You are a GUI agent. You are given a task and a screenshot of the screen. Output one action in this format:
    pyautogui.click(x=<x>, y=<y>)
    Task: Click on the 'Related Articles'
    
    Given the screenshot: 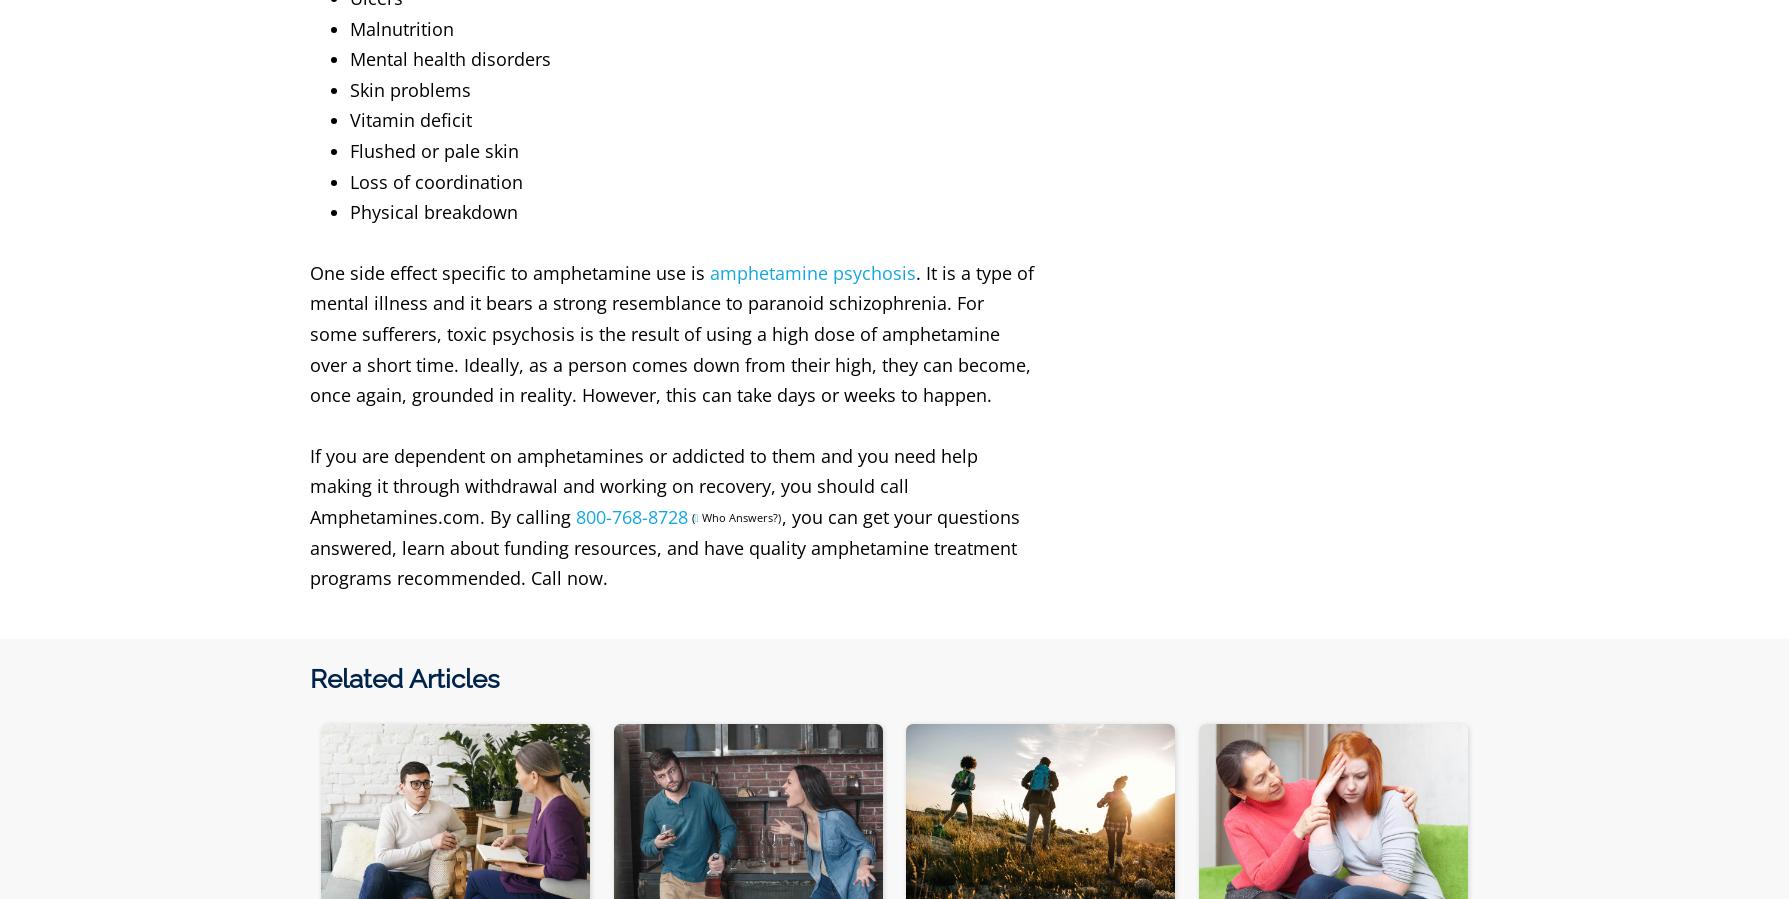 What is the action you would take?
    pyautogui.click(x=402, y=677)
    